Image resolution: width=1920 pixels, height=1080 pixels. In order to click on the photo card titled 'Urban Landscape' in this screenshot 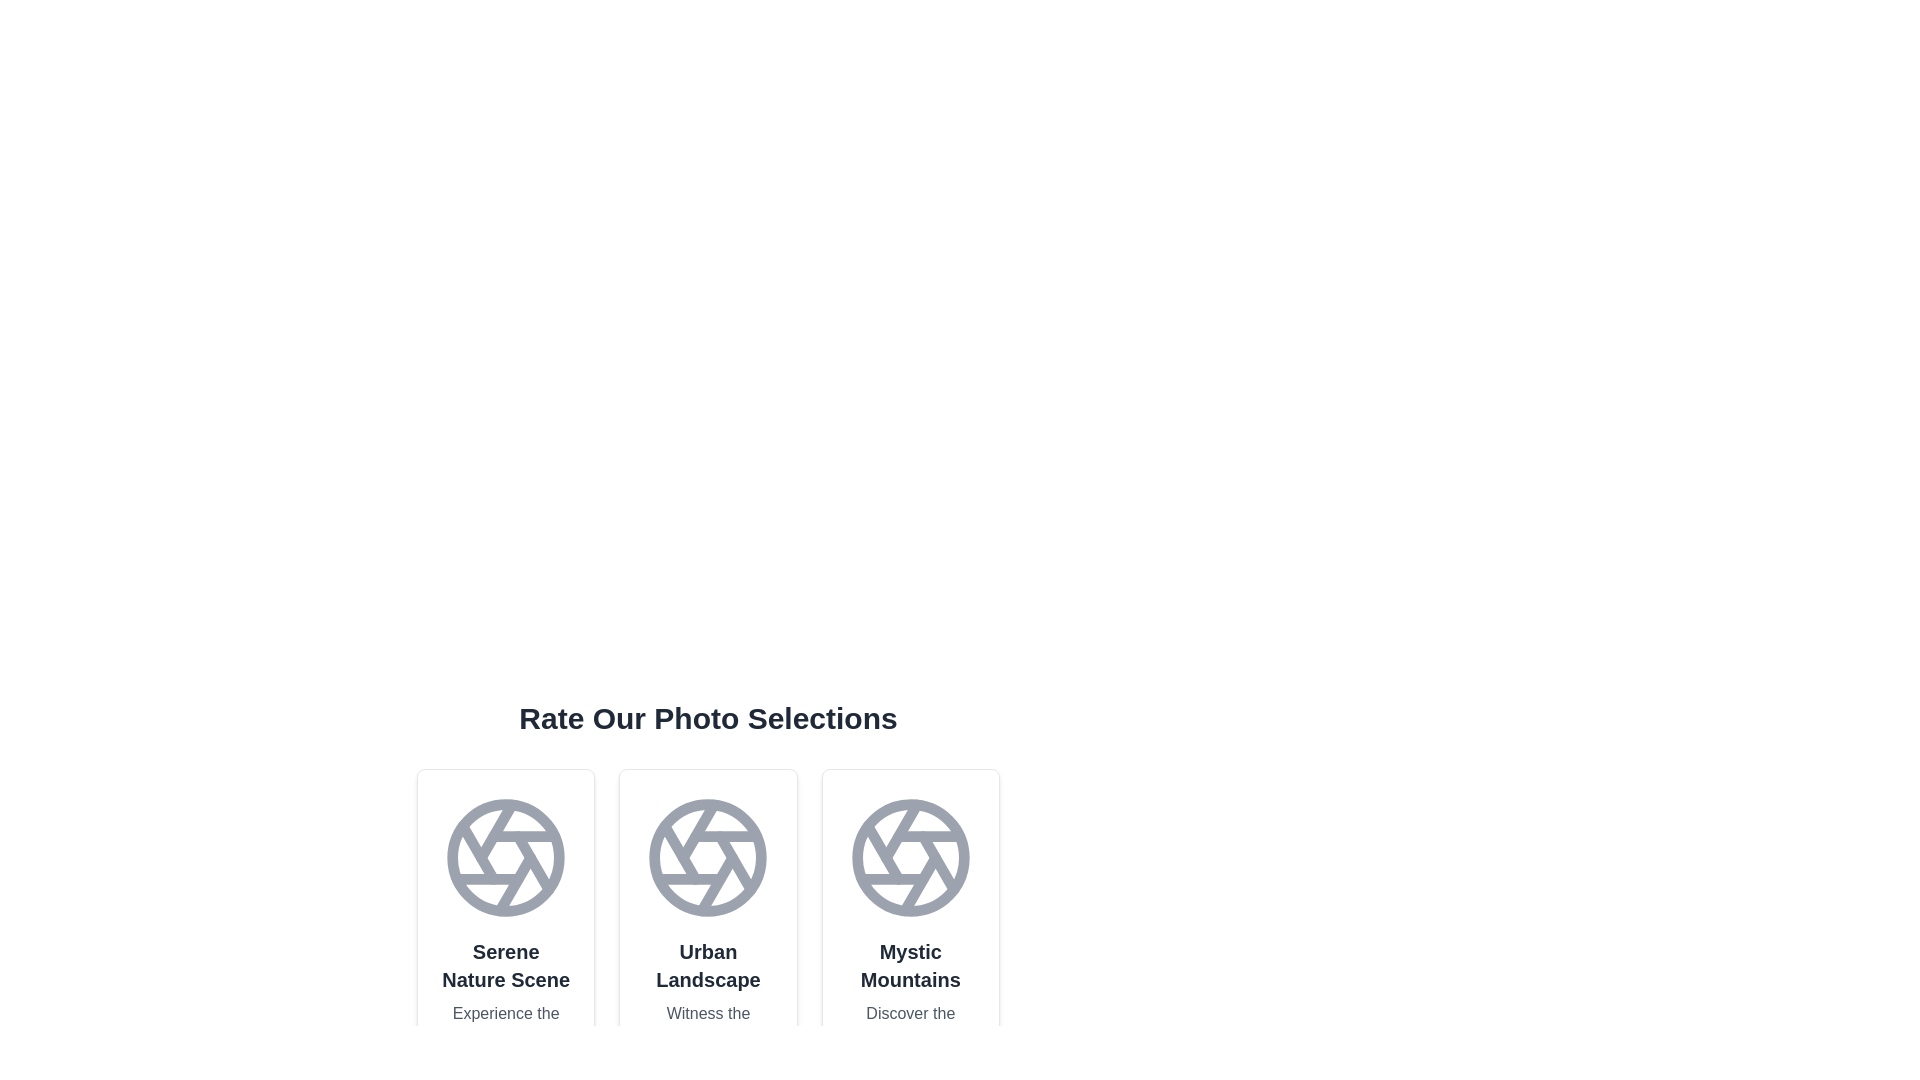, I will do `click(708, 956)`.